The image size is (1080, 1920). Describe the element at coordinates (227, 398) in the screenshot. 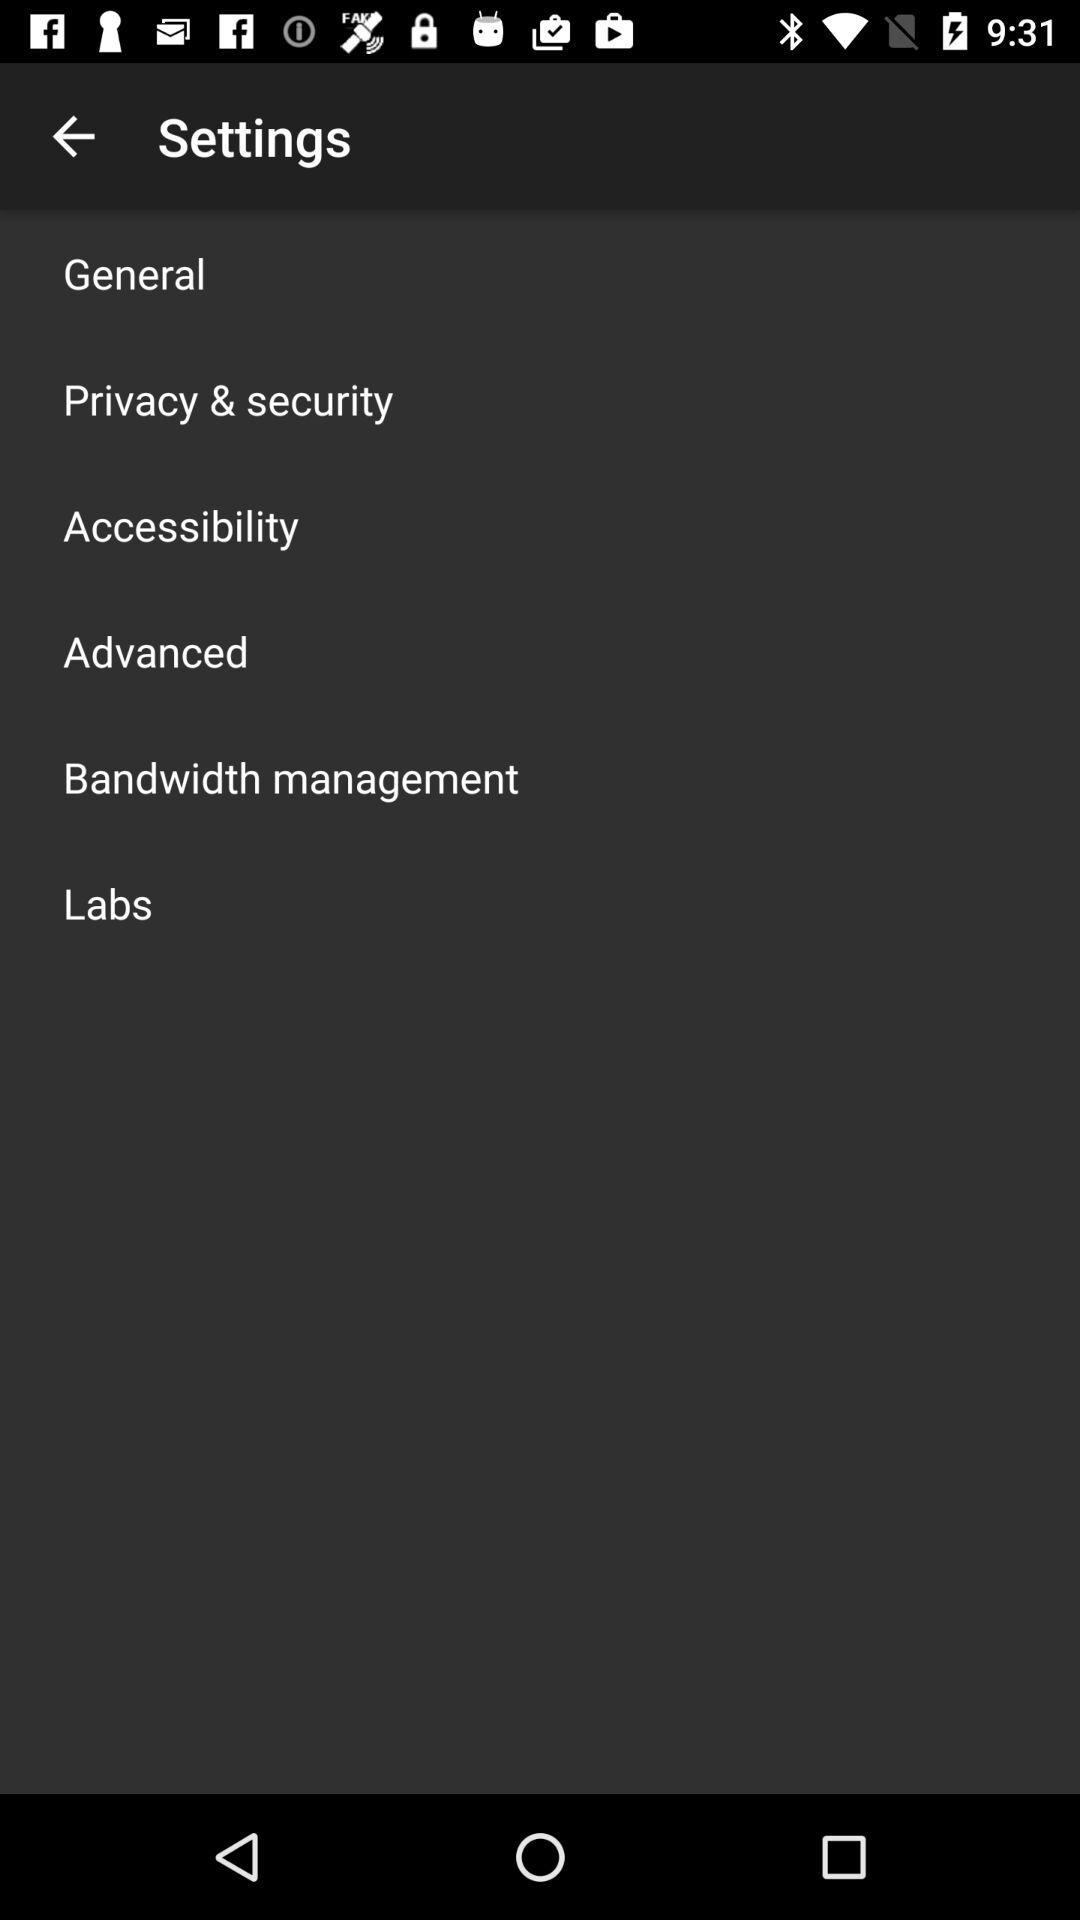

I see `app above accessibility item` at that location.